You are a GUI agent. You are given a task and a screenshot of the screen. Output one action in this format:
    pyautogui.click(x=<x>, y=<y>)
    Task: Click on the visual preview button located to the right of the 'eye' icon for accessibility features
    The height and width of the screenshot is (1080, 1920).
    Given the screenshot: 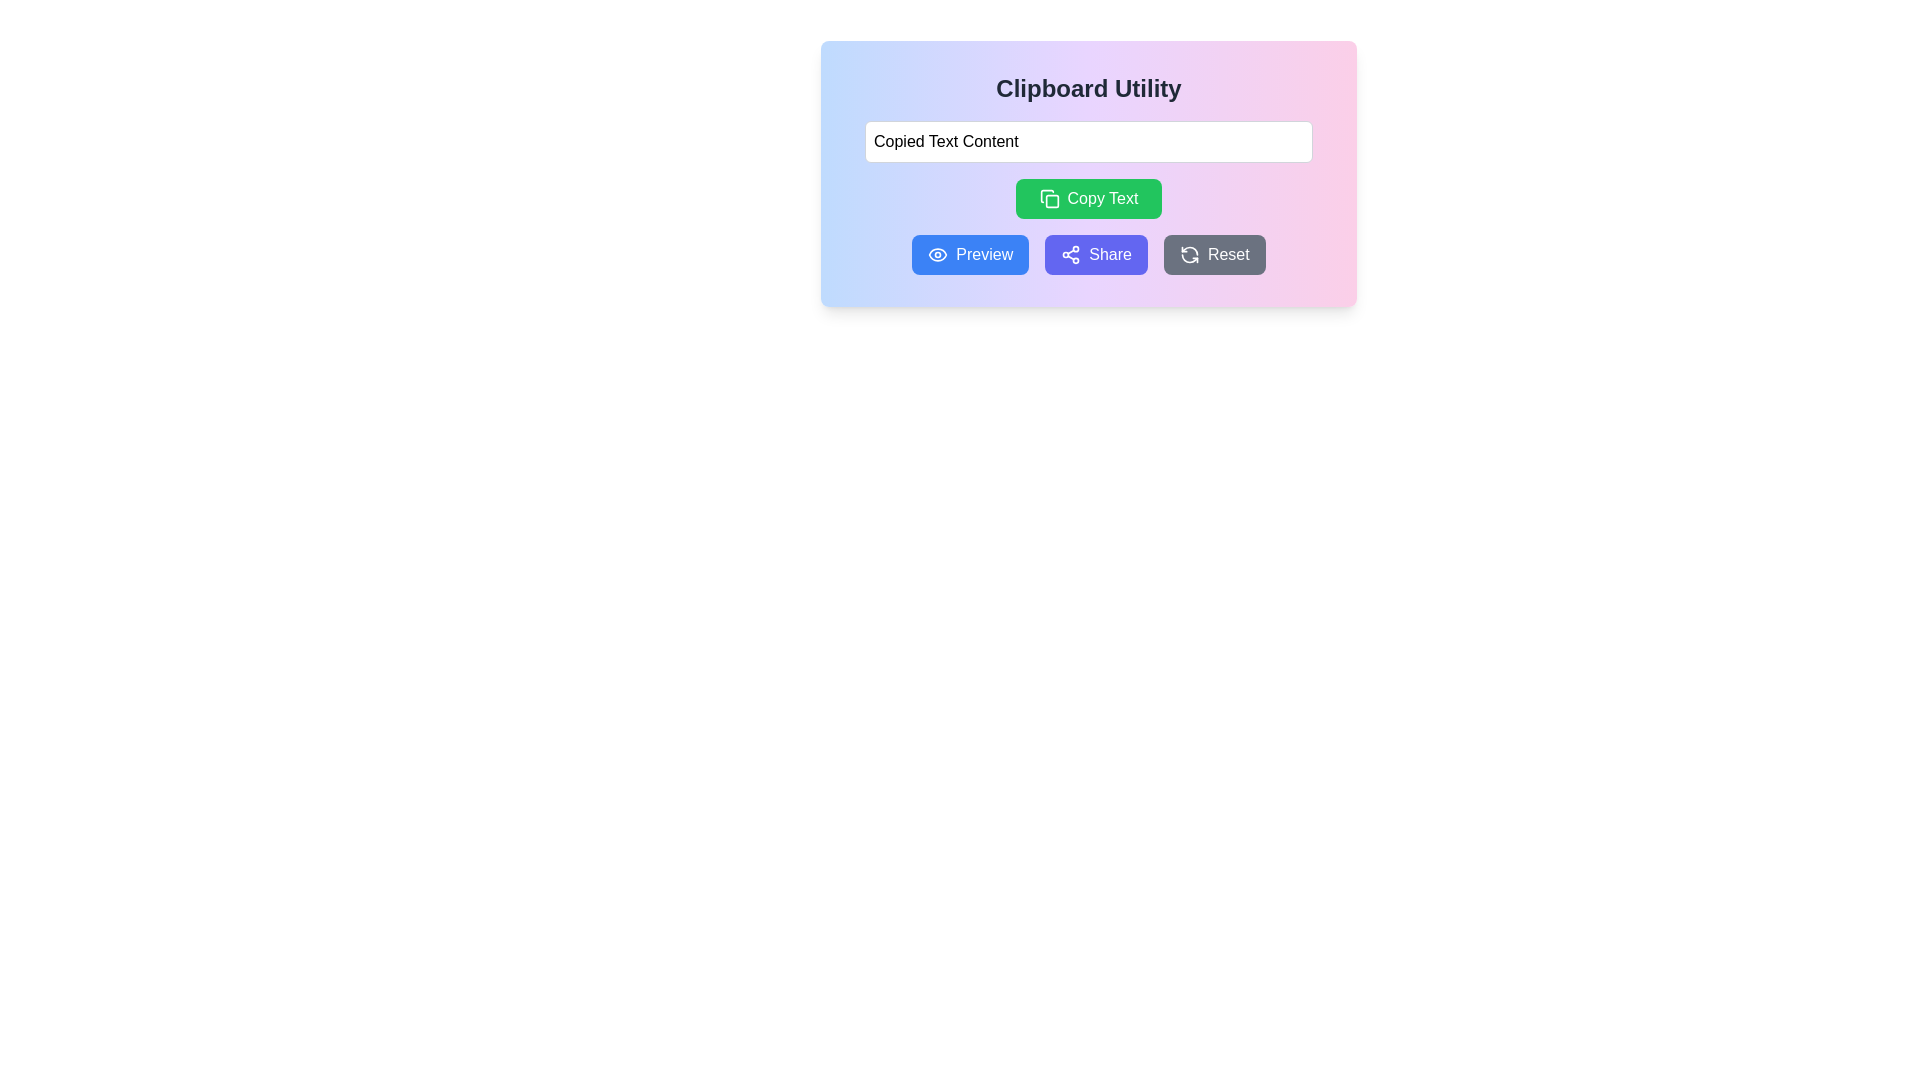 What is the action you would take?
    pyautogui.click(x=984, y=253)
    